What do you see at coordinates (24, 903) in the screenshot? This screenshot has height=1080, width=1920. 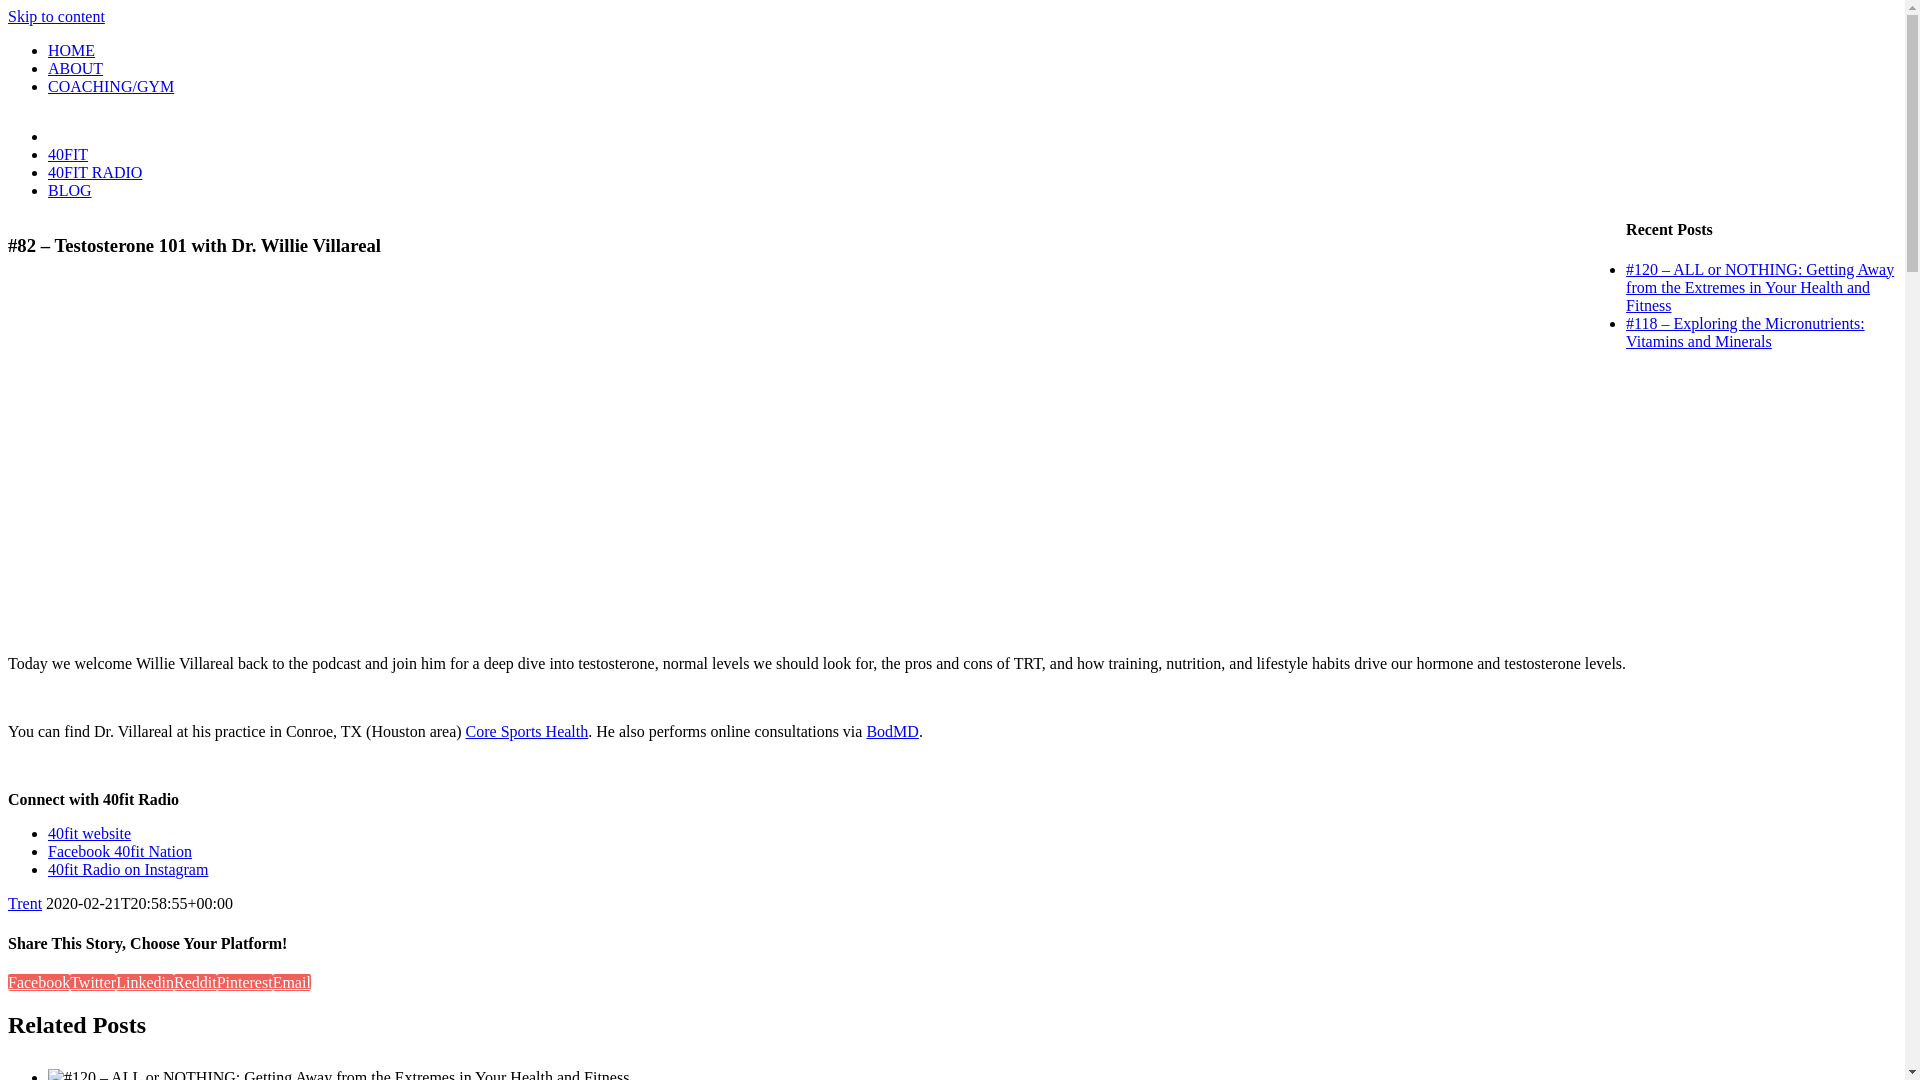 I see `'Trent'` at bounding box center [24, 903].